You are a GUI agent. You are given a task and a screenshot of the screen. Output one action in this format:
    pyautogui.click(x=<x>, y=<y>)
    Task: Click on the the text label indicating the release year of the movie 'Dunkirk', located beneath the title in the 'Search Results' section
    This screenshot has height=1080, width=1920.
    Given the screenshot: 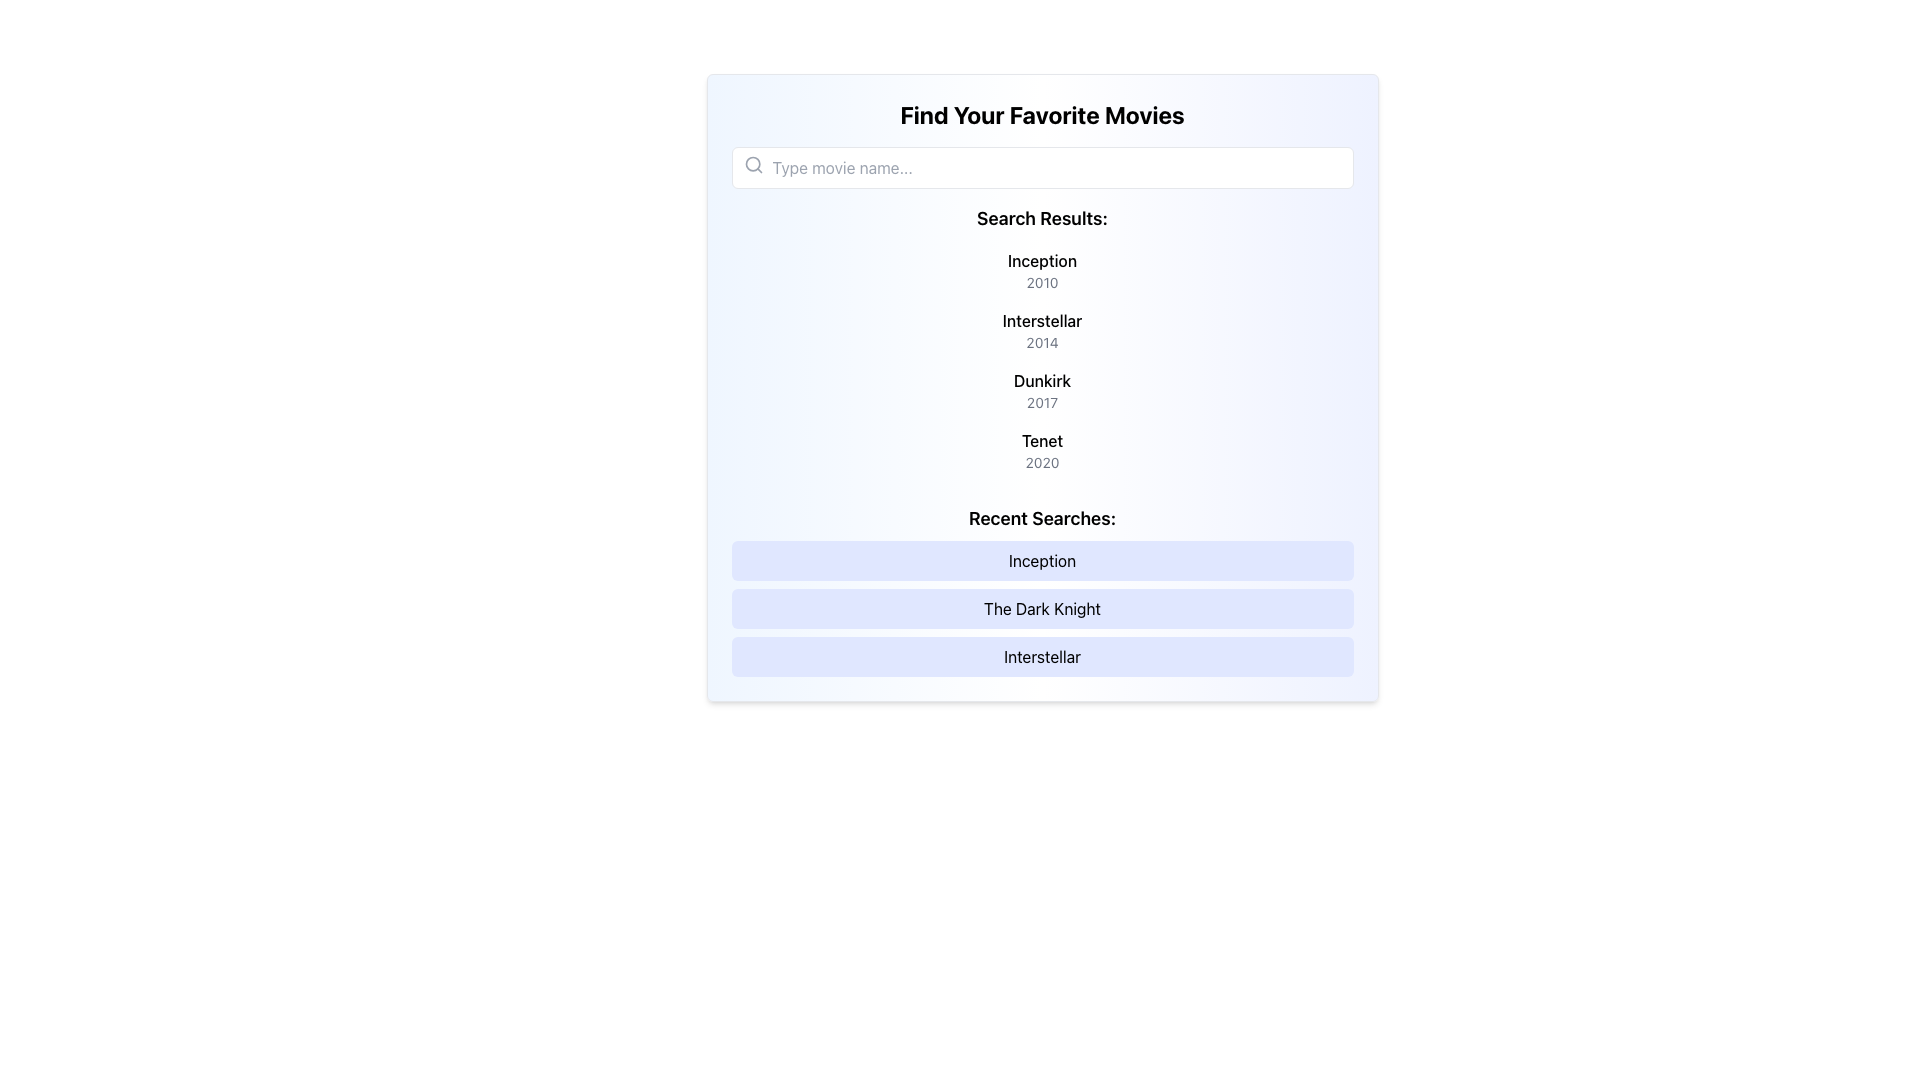 What is the action you would take?
    pyautogui.click(x=1041, y=402)
    